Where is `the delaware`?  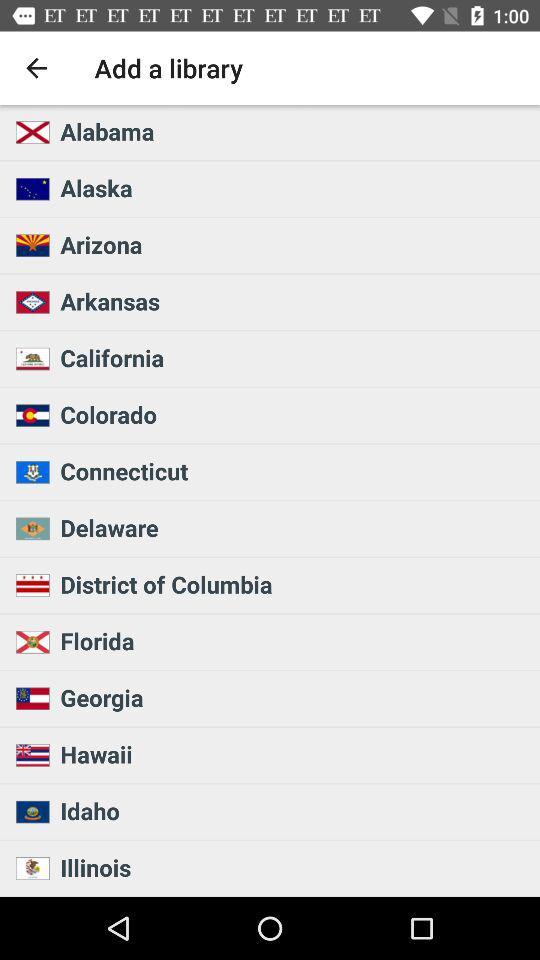
the delaware is located at coordinates (293, 526).